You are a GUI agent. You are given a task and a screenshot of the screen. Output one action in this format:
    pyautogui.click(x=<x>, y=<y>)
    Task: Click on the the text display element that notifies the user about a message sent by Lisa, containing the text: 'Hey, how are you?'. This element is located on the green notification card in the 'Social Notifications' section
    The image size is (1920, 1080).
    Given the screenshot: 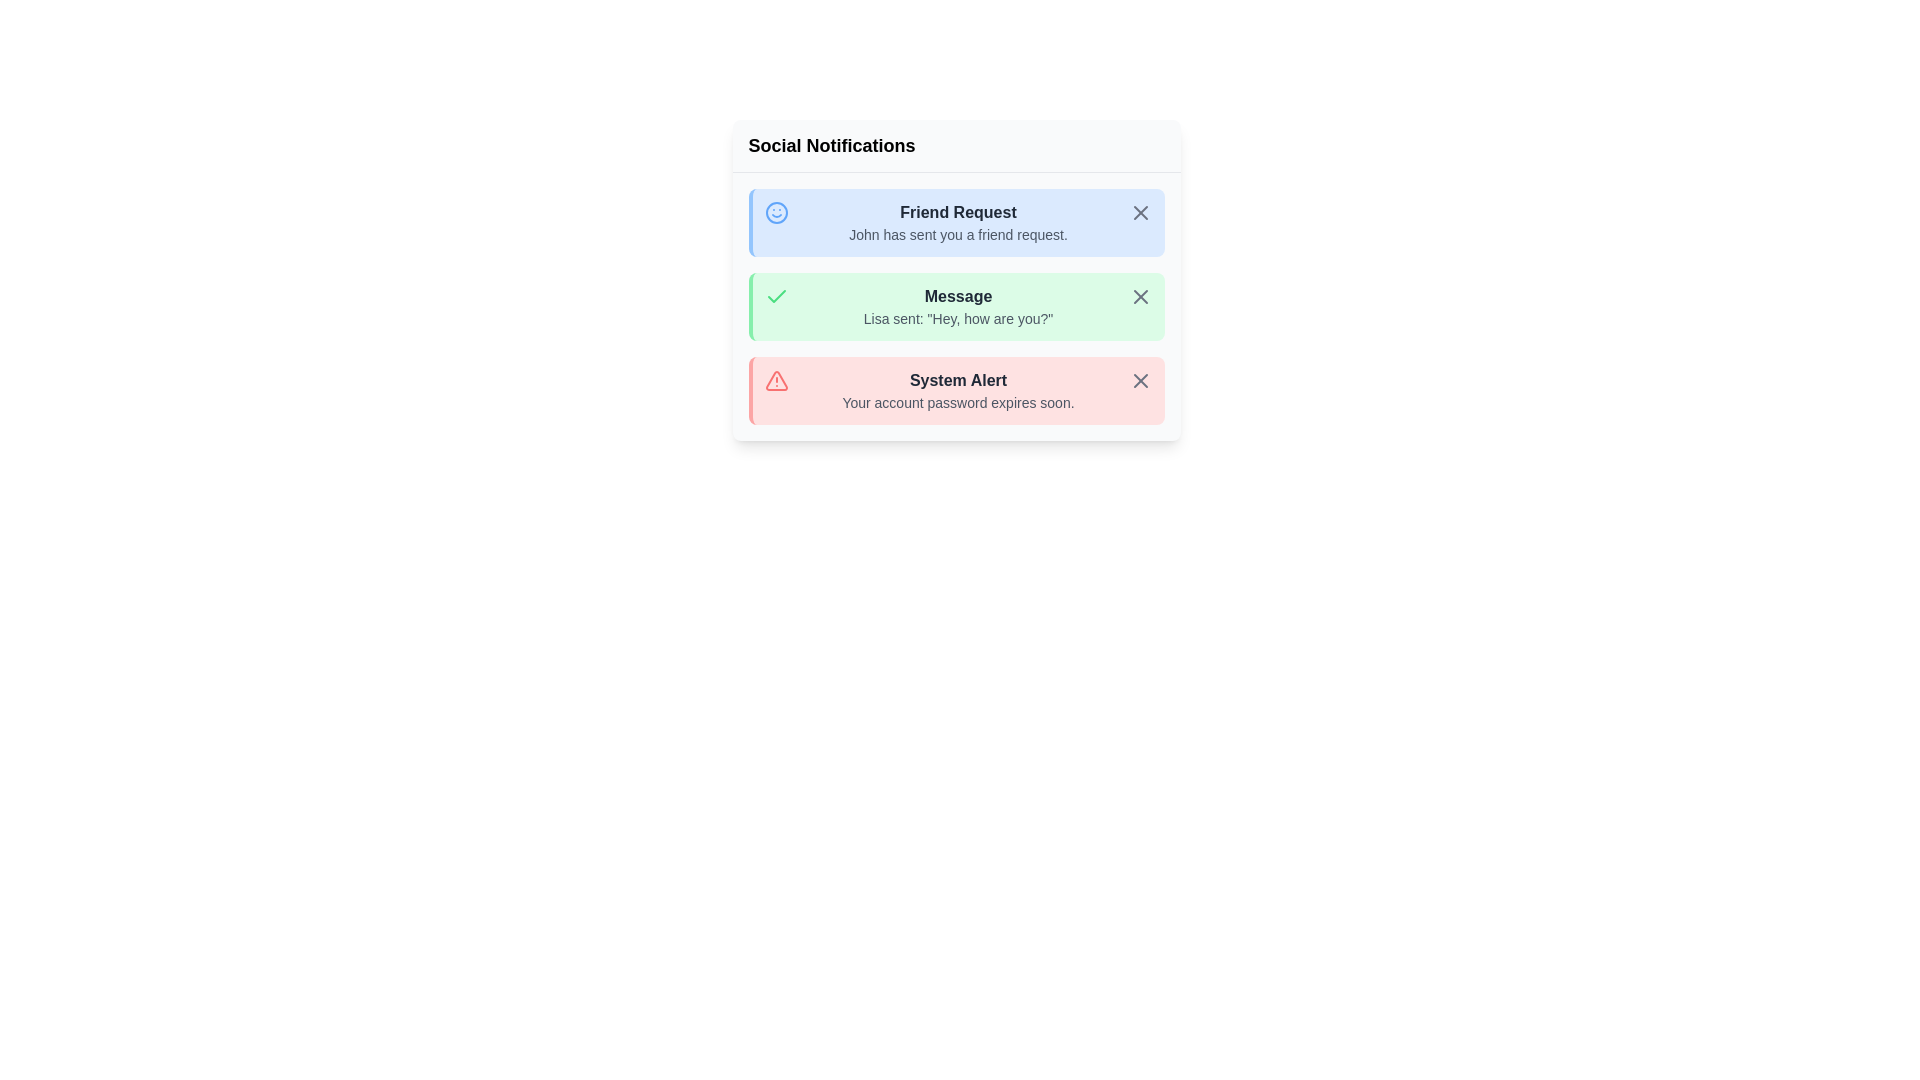 What is the action you would take?
    pyautogui.click(x=957, y=307)
    